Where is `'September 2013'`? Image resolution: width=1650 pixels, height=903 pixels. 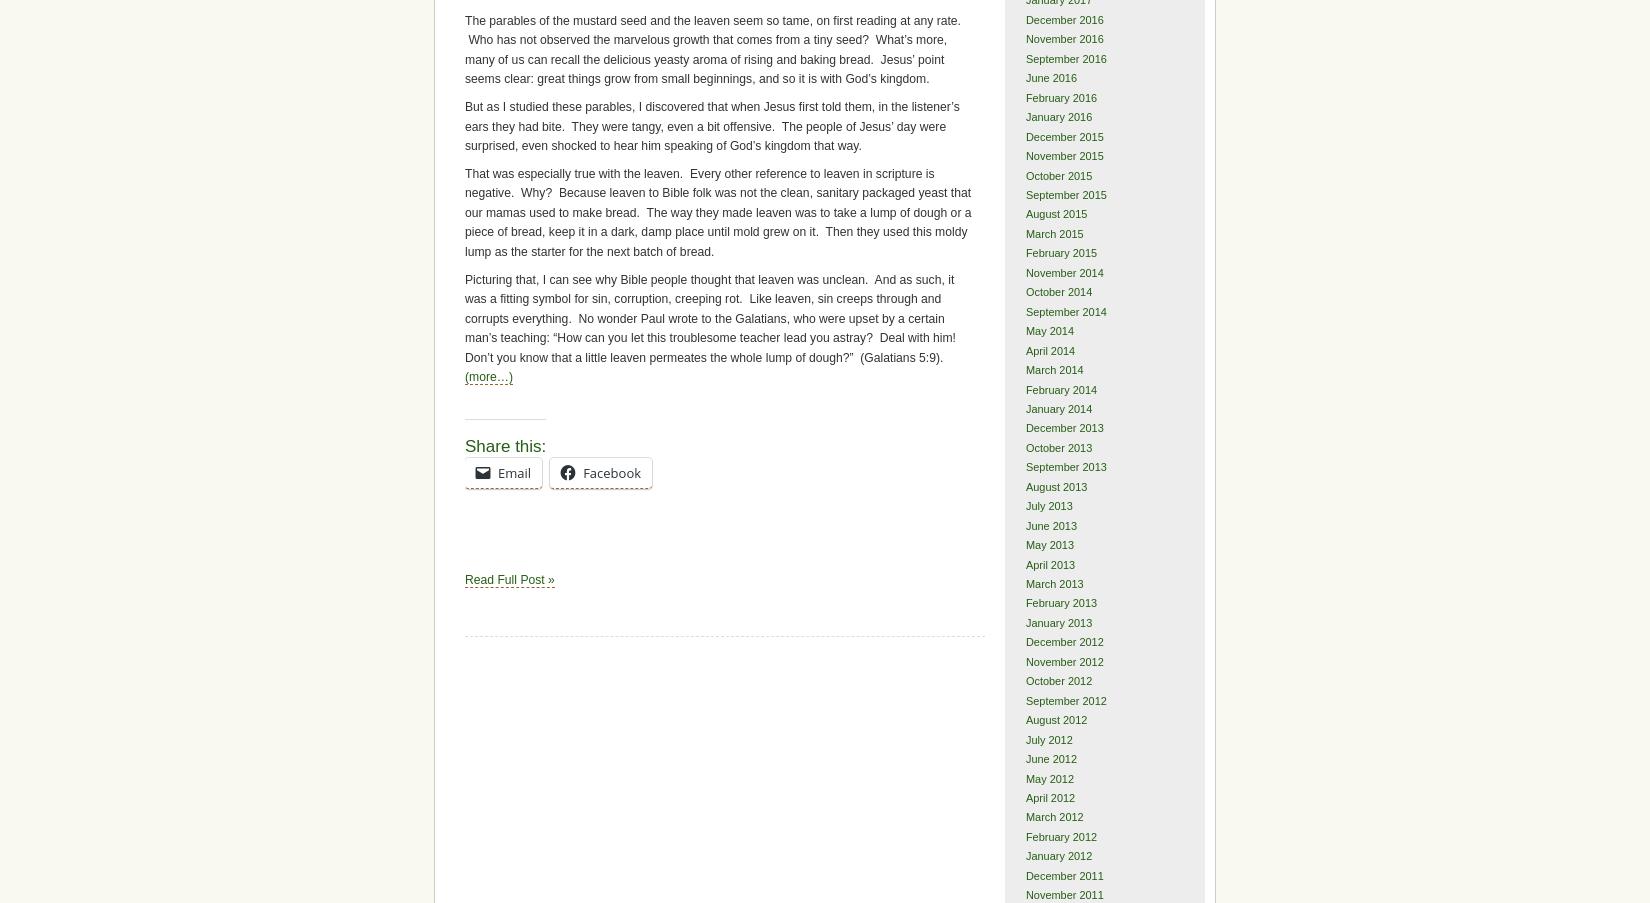 'September 2013' is located at coordinates (1024, 467).